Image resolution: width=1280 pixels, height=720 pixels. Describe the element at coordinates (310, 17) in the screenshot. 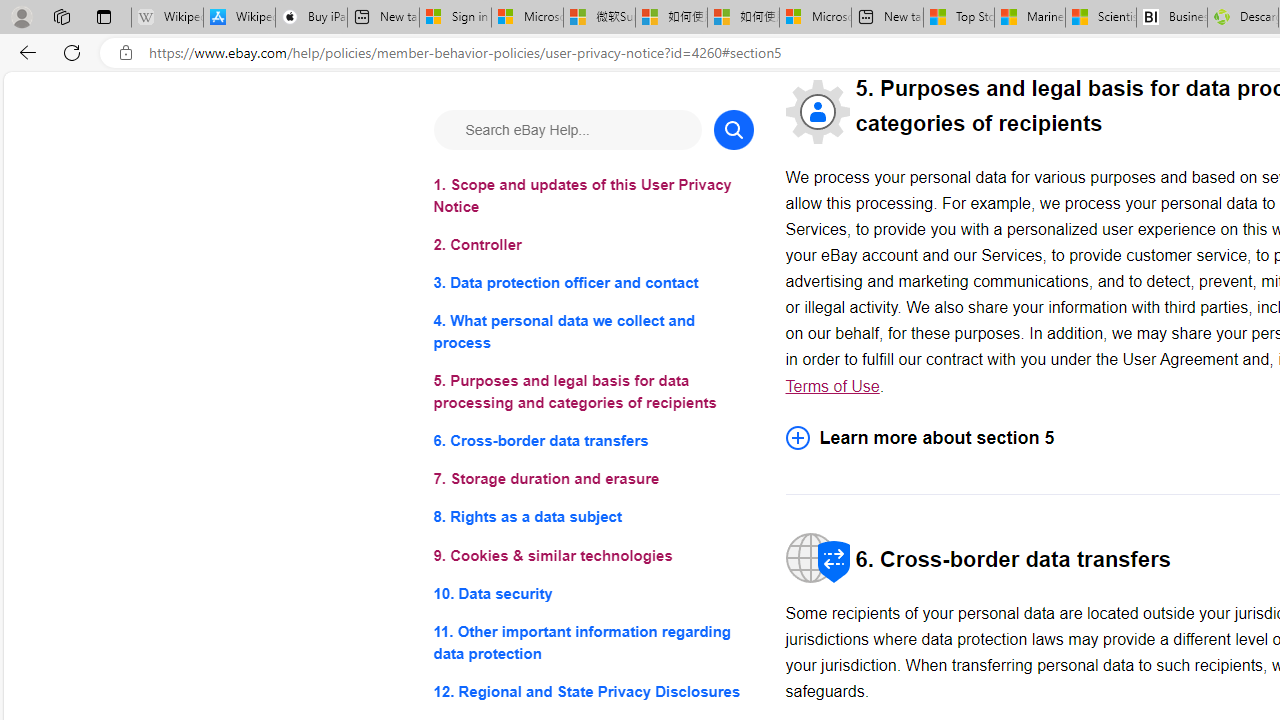

I see `'Buy iPad - Apple'` at that location.